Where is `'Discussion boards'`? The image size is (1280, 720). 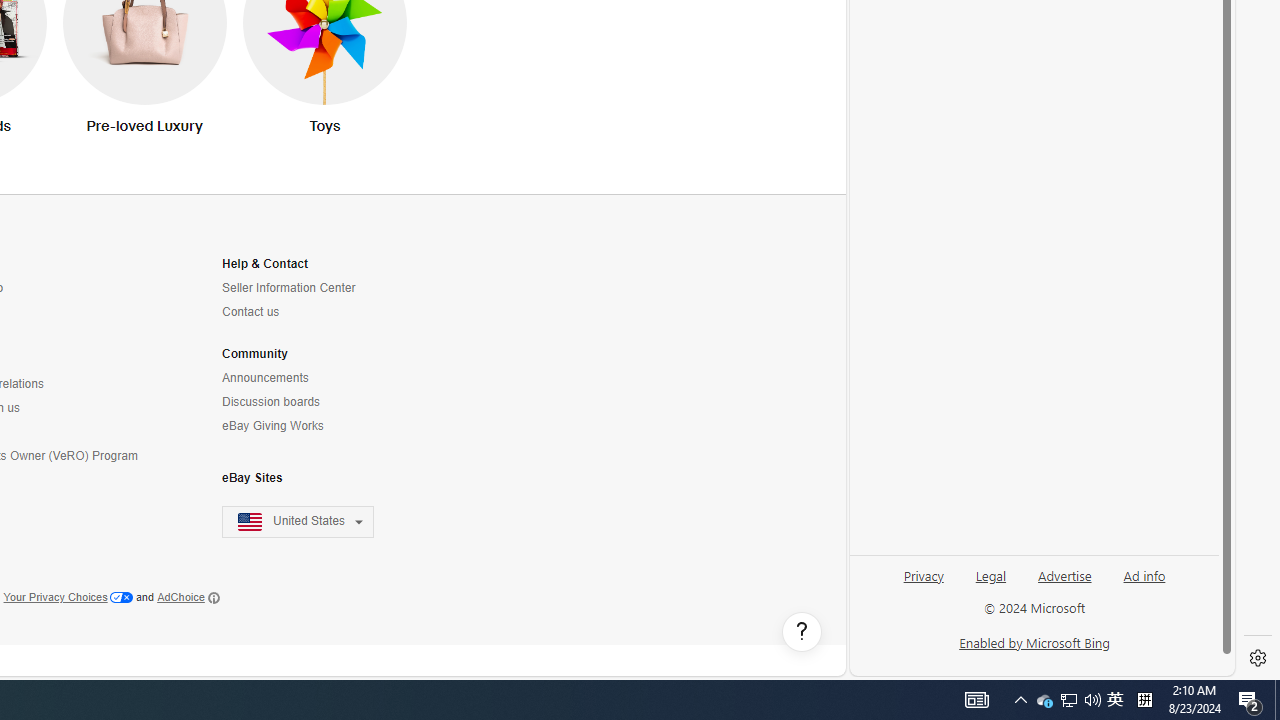 'Discussion boards' is located at coordinates (309, 402).